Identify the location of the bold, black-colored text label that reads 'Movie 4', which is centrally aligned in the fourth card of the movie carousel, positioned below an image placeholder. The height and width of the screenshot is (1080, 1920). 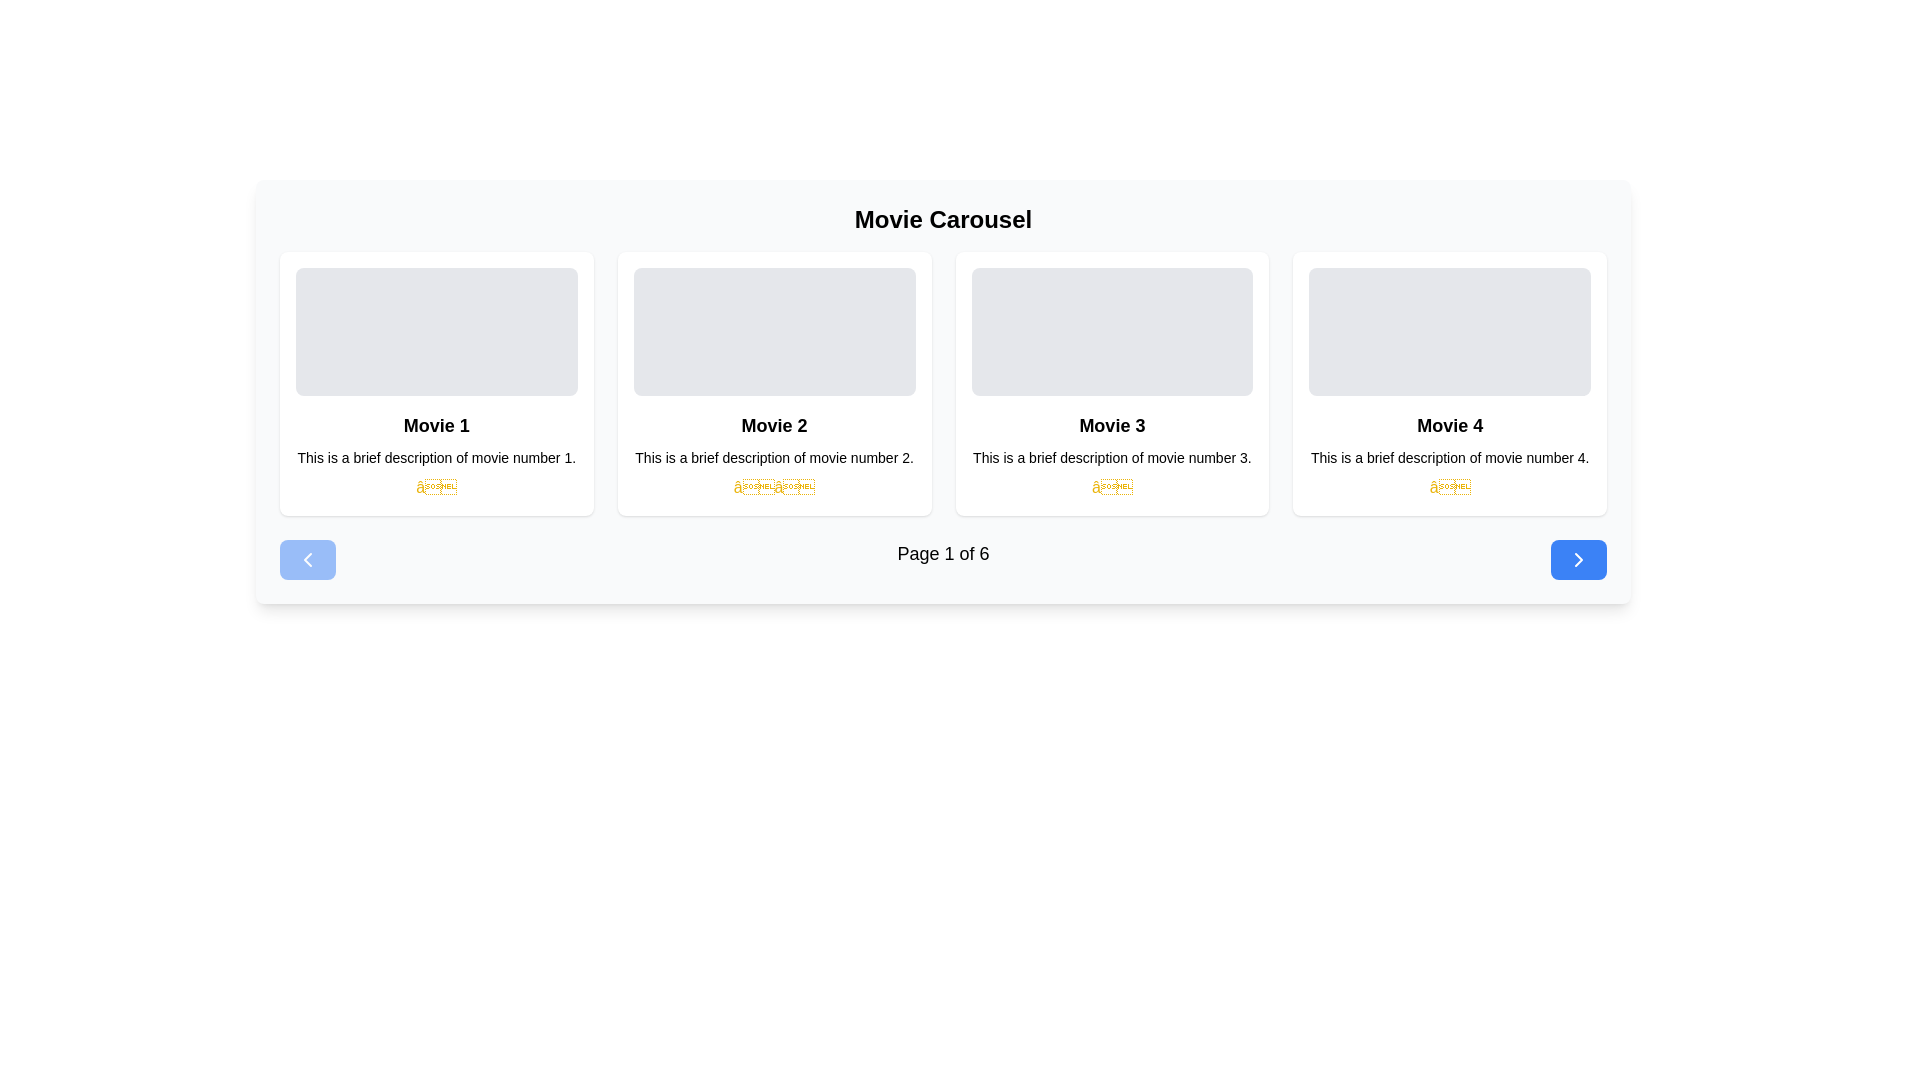
(1450, 424).